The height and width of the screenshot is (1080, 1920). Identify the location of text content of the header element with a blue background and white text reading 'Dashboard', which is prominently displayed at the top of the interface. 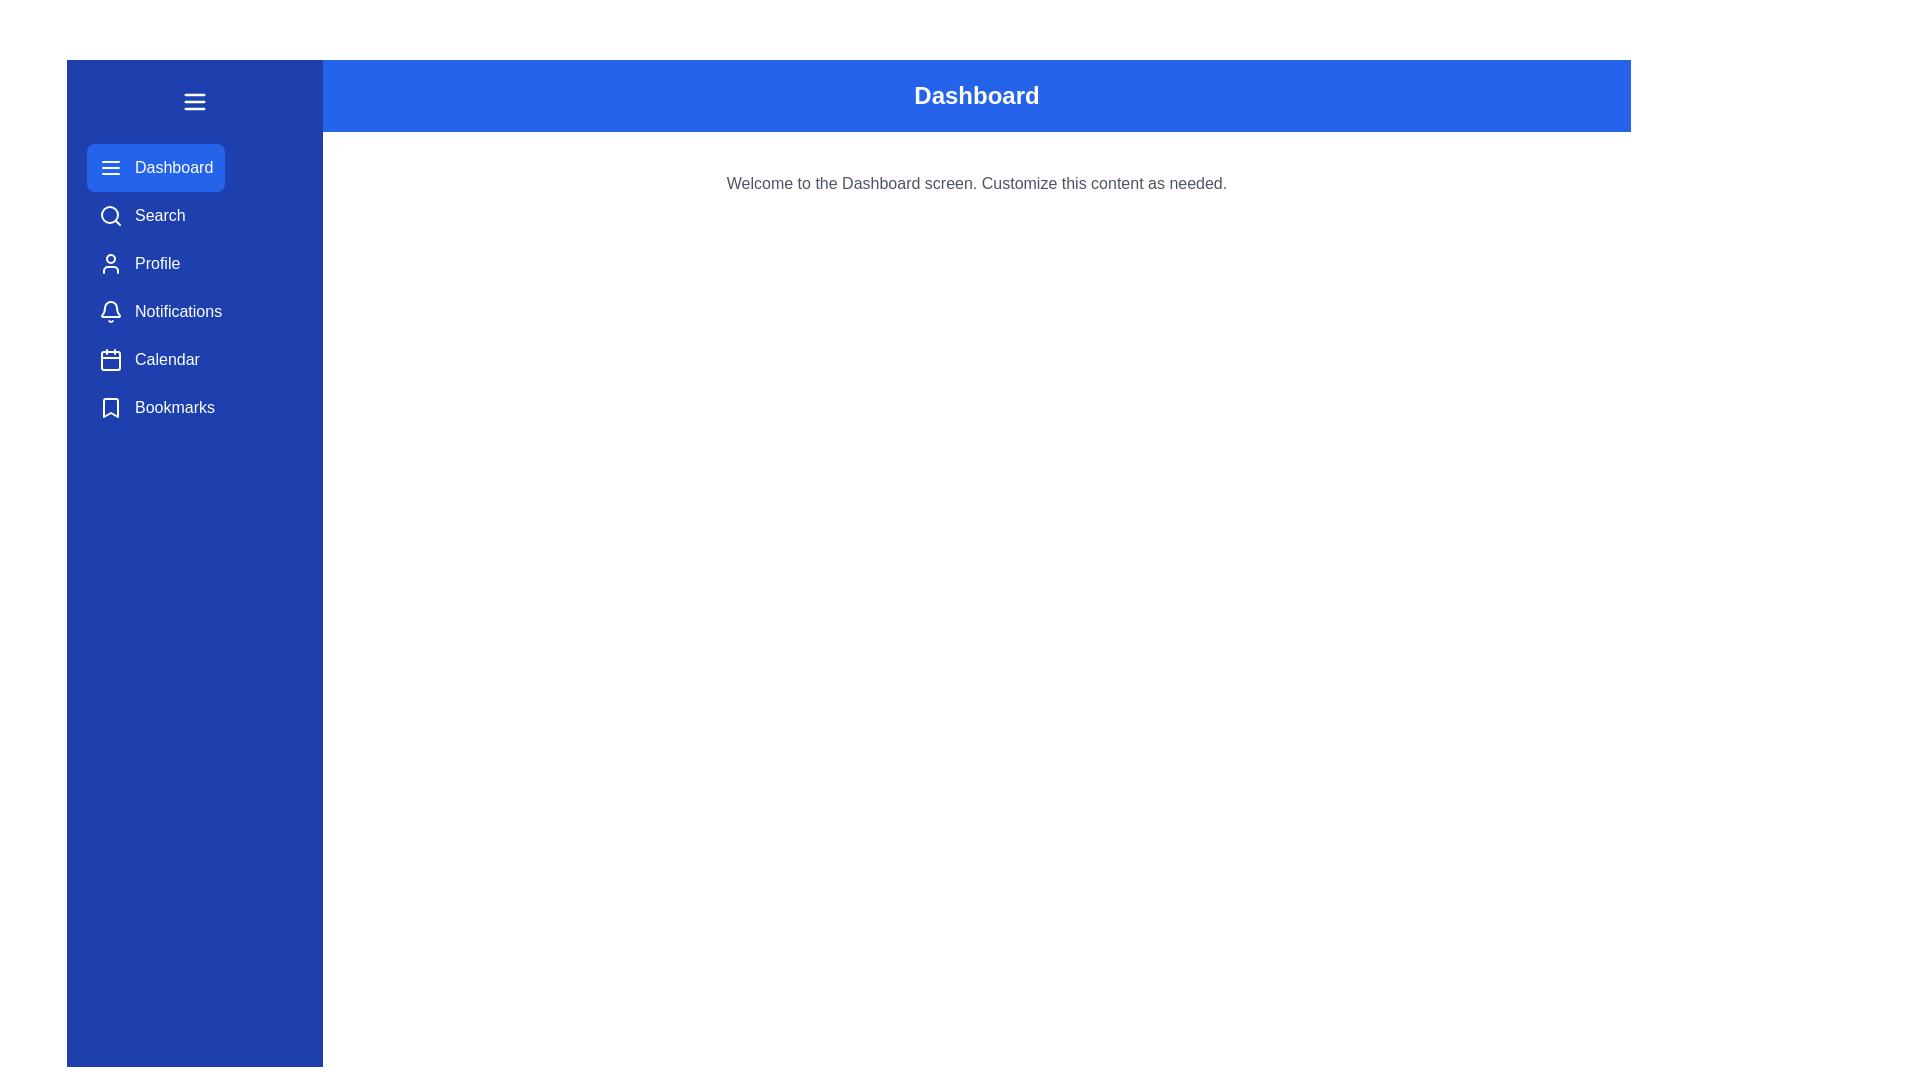
(977, 96).